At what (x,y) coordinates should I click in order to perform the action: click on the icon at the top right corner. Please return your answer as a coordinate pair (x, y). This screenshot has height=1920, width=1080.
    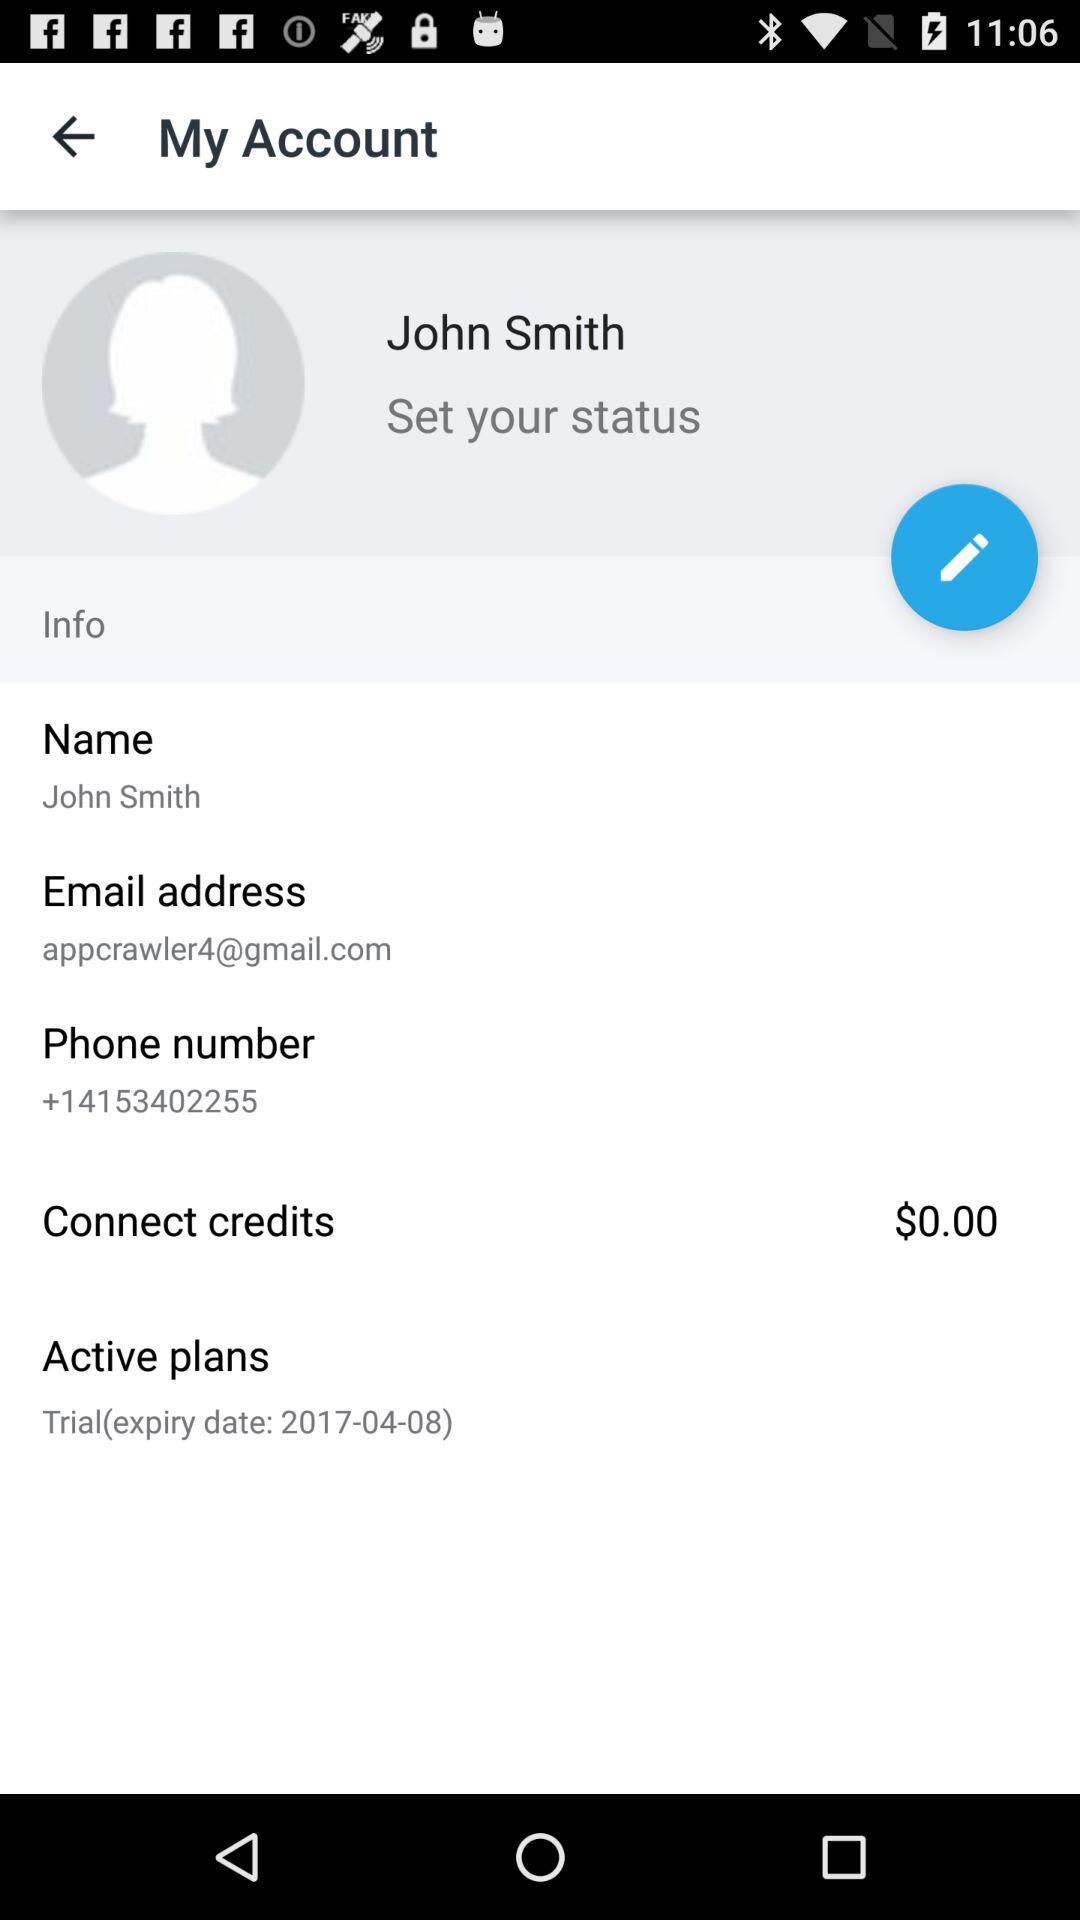
    Looking at the image, I should click on (963, 557).